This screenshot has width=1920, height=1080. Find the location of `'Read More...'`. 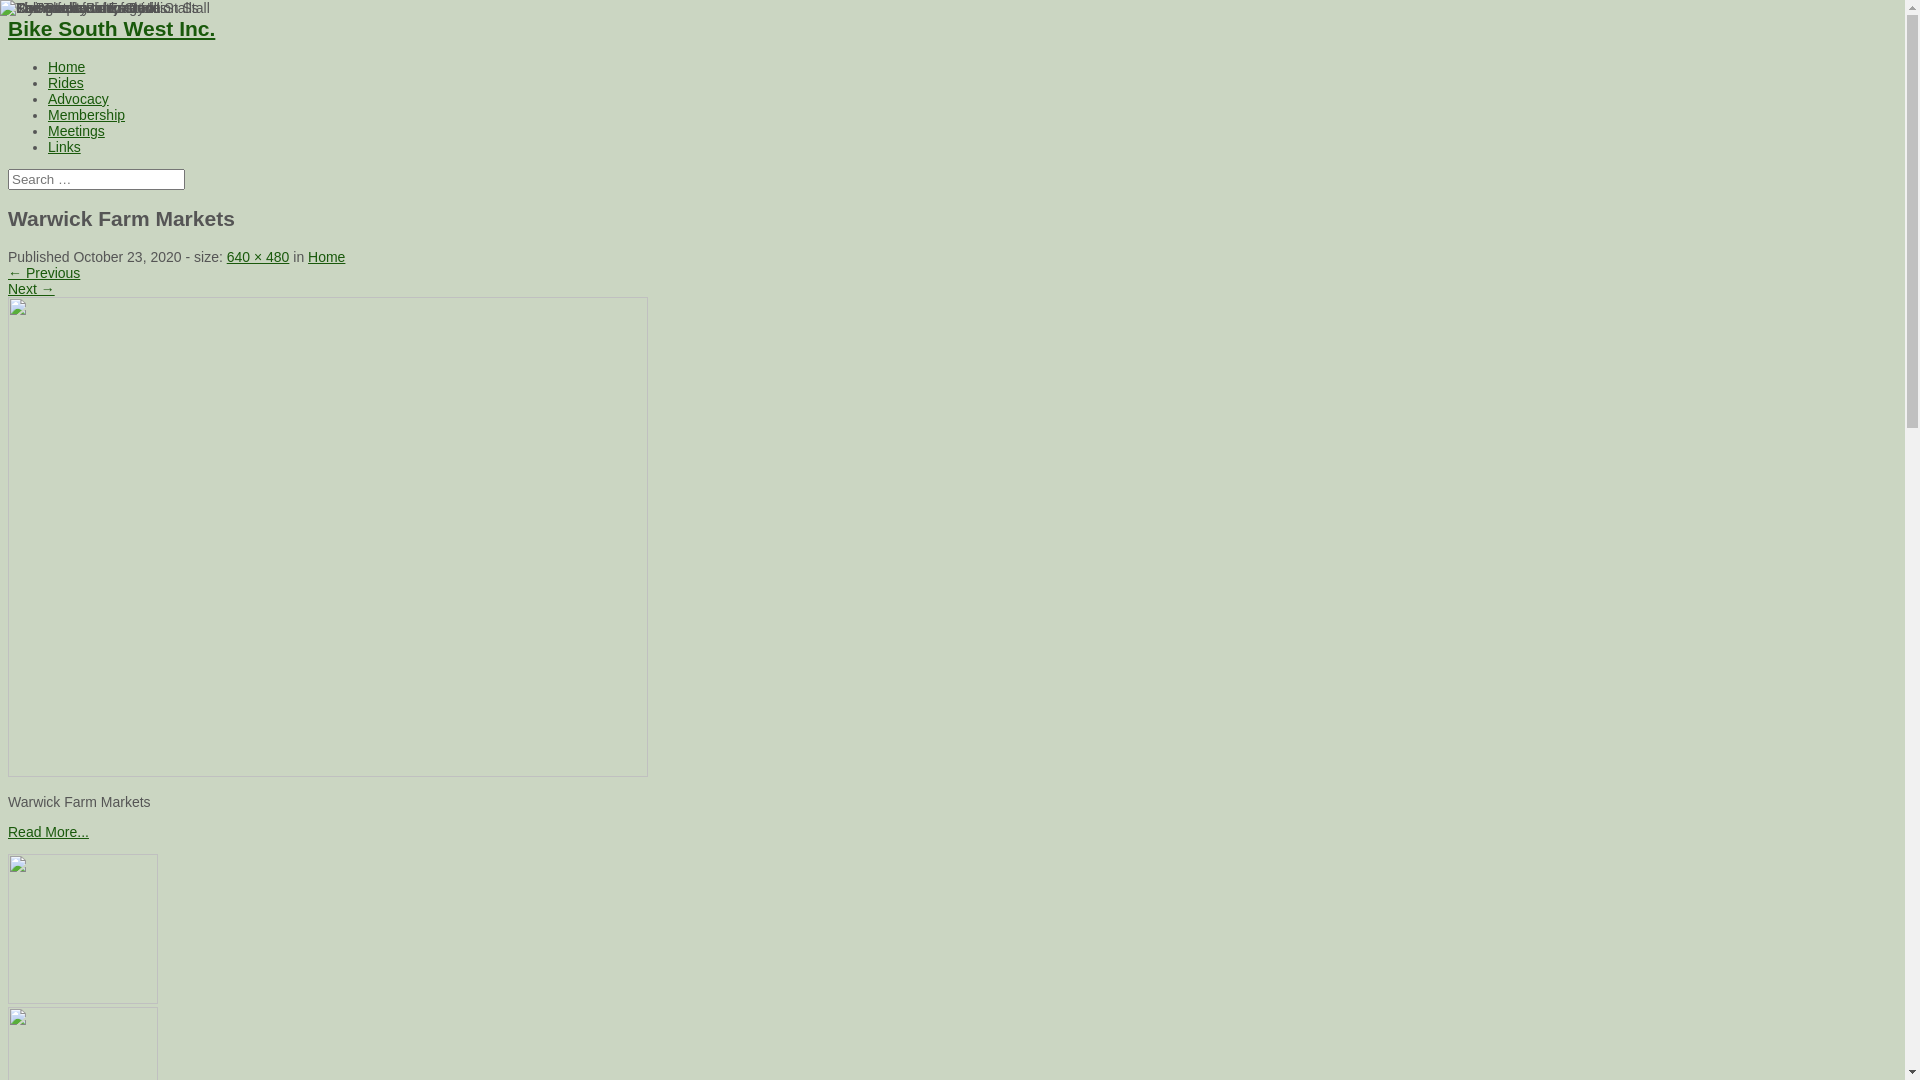

'Read More...' is located at coordinates (48, 832).